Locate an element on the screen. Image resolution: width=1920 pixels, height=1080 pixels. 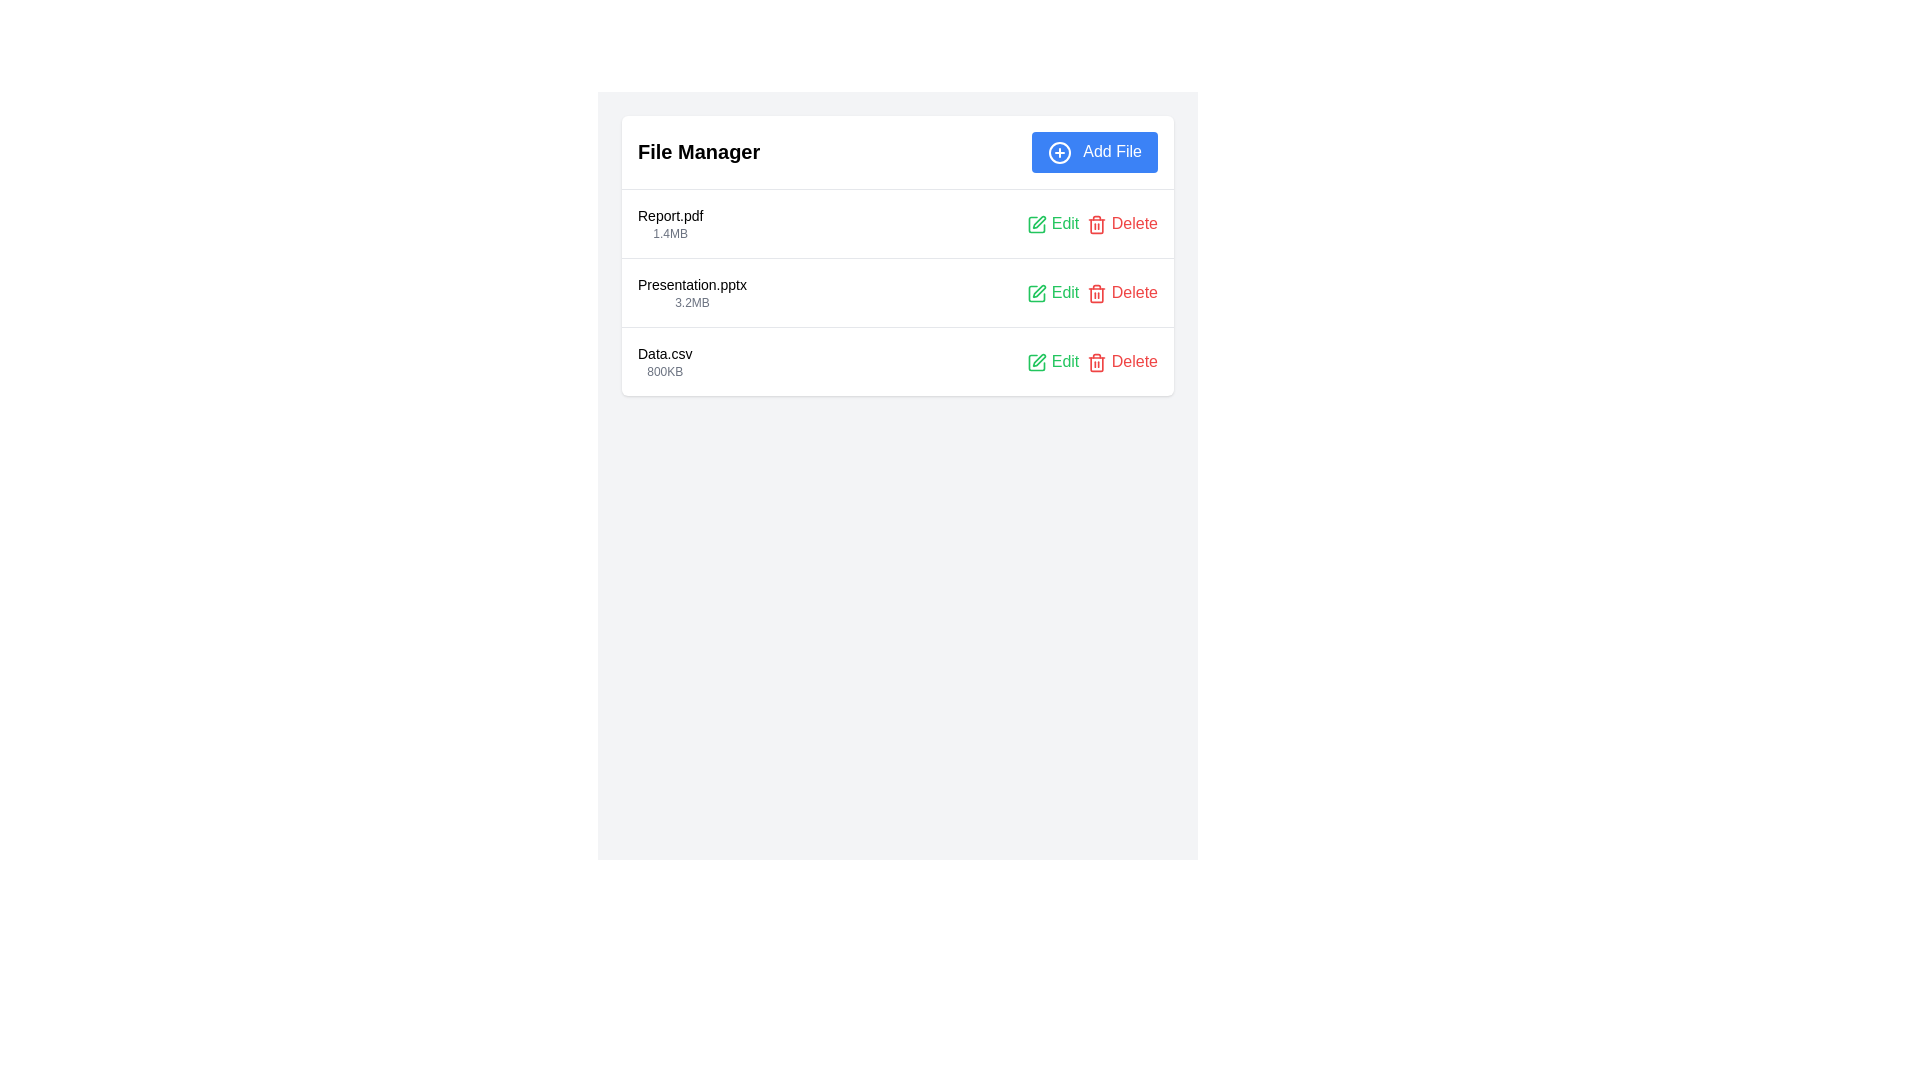
the list item representing the file 'Presentation.pptx' is located at coordinates (896, 292).